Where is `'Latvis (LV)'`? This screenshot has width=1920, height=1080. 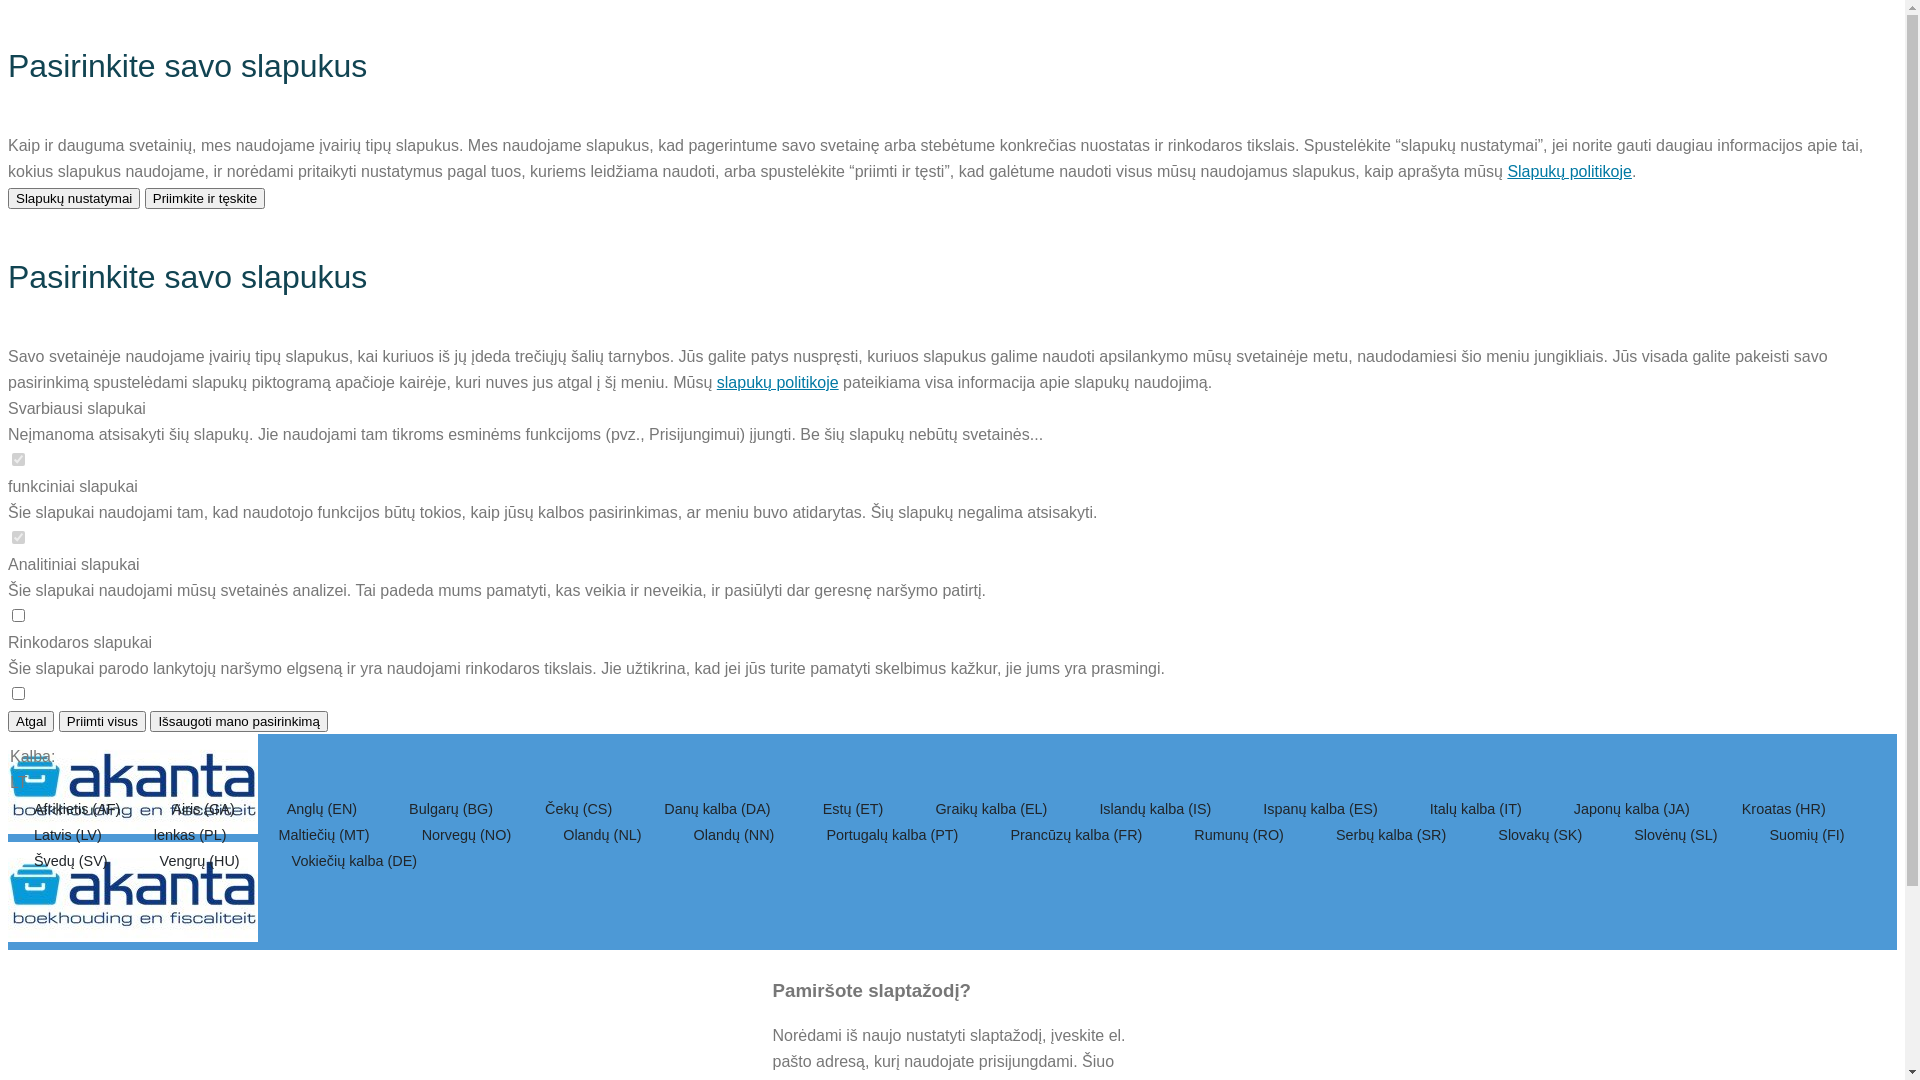
'Latvis (LV)' is located at coordinates (70, 834).